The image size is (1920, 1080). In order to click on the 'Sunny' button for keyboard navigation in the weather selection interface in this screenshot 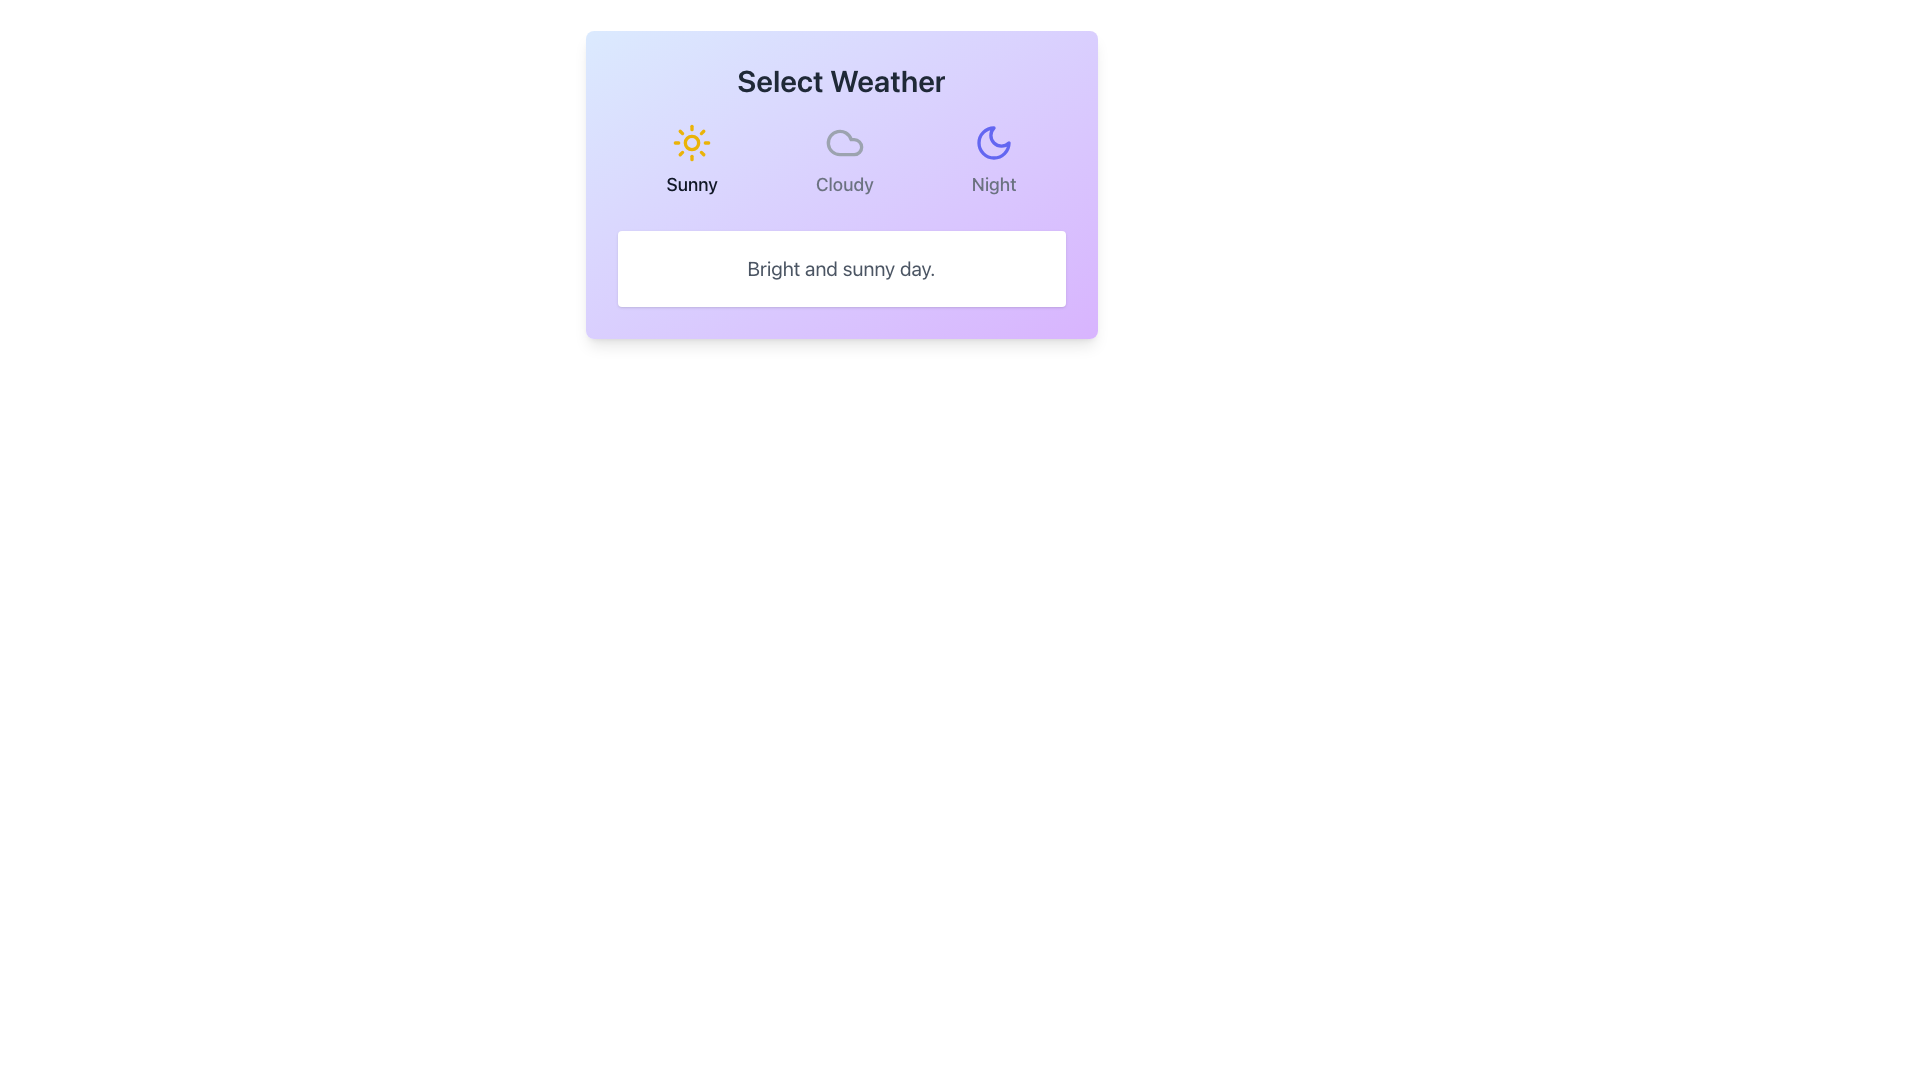, I will do `click(692, 160)`.